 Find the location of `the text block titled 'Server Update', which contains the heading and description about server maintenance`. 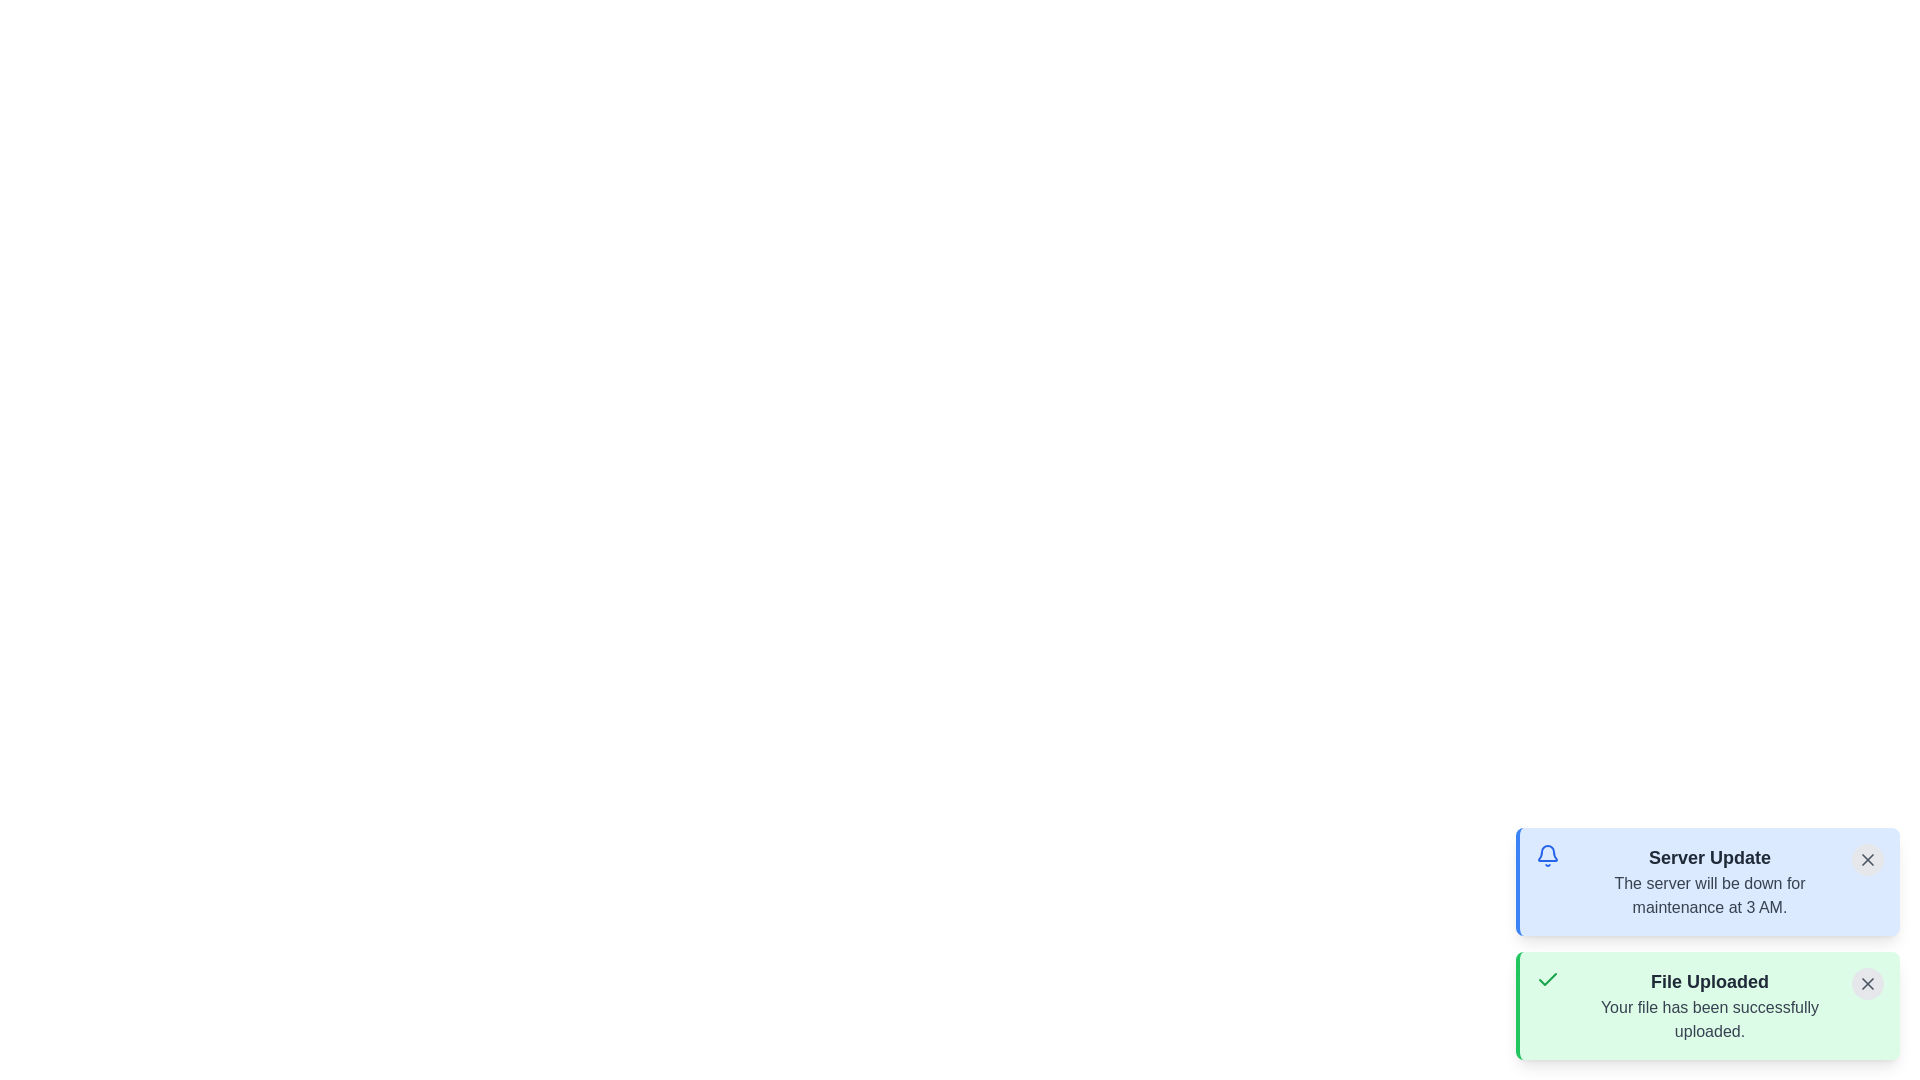

the text block titled 'Server Update', which contains the heading and description about server maintenance is located at coordinates (1708, 881).